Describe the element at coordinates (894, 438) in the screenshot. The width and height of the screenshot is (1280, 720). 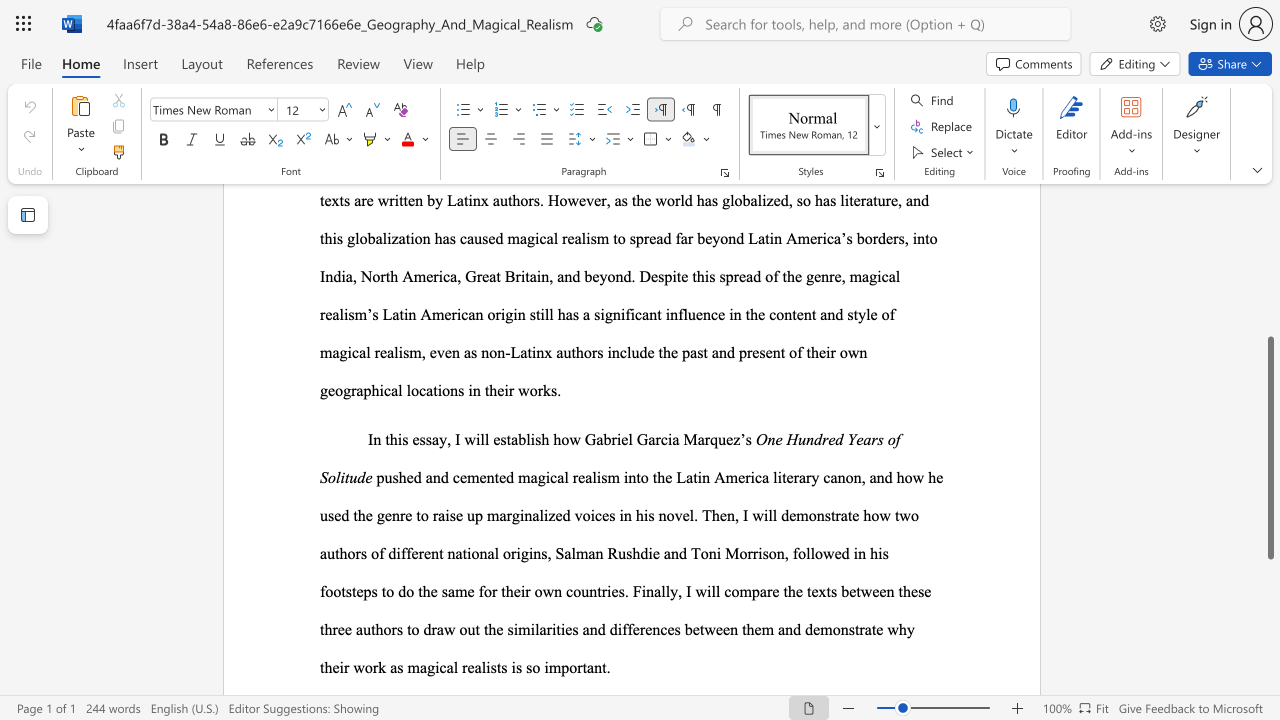
I see `the subset text "f Solitud" within the text "One Hundred Years of Solitude"` at that location.